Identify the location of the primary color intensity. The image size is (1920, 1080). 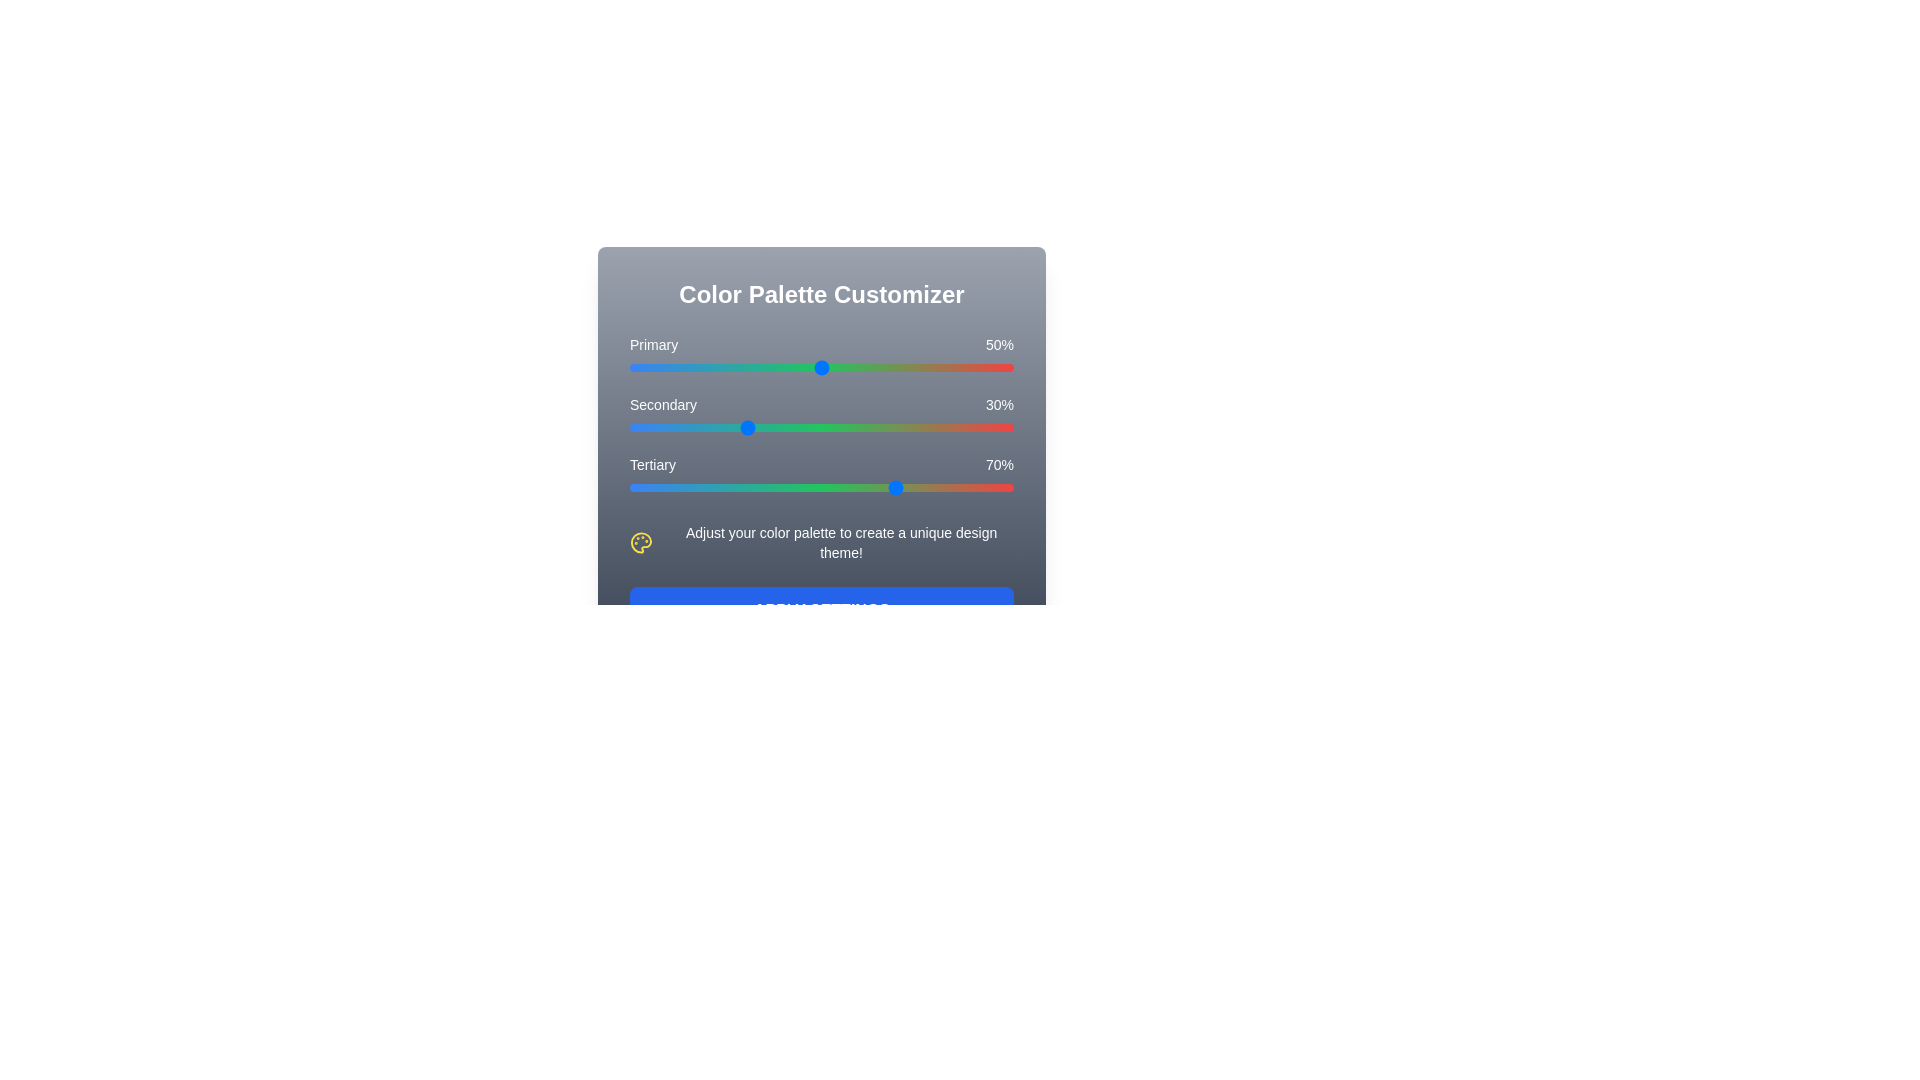
(774, 367).